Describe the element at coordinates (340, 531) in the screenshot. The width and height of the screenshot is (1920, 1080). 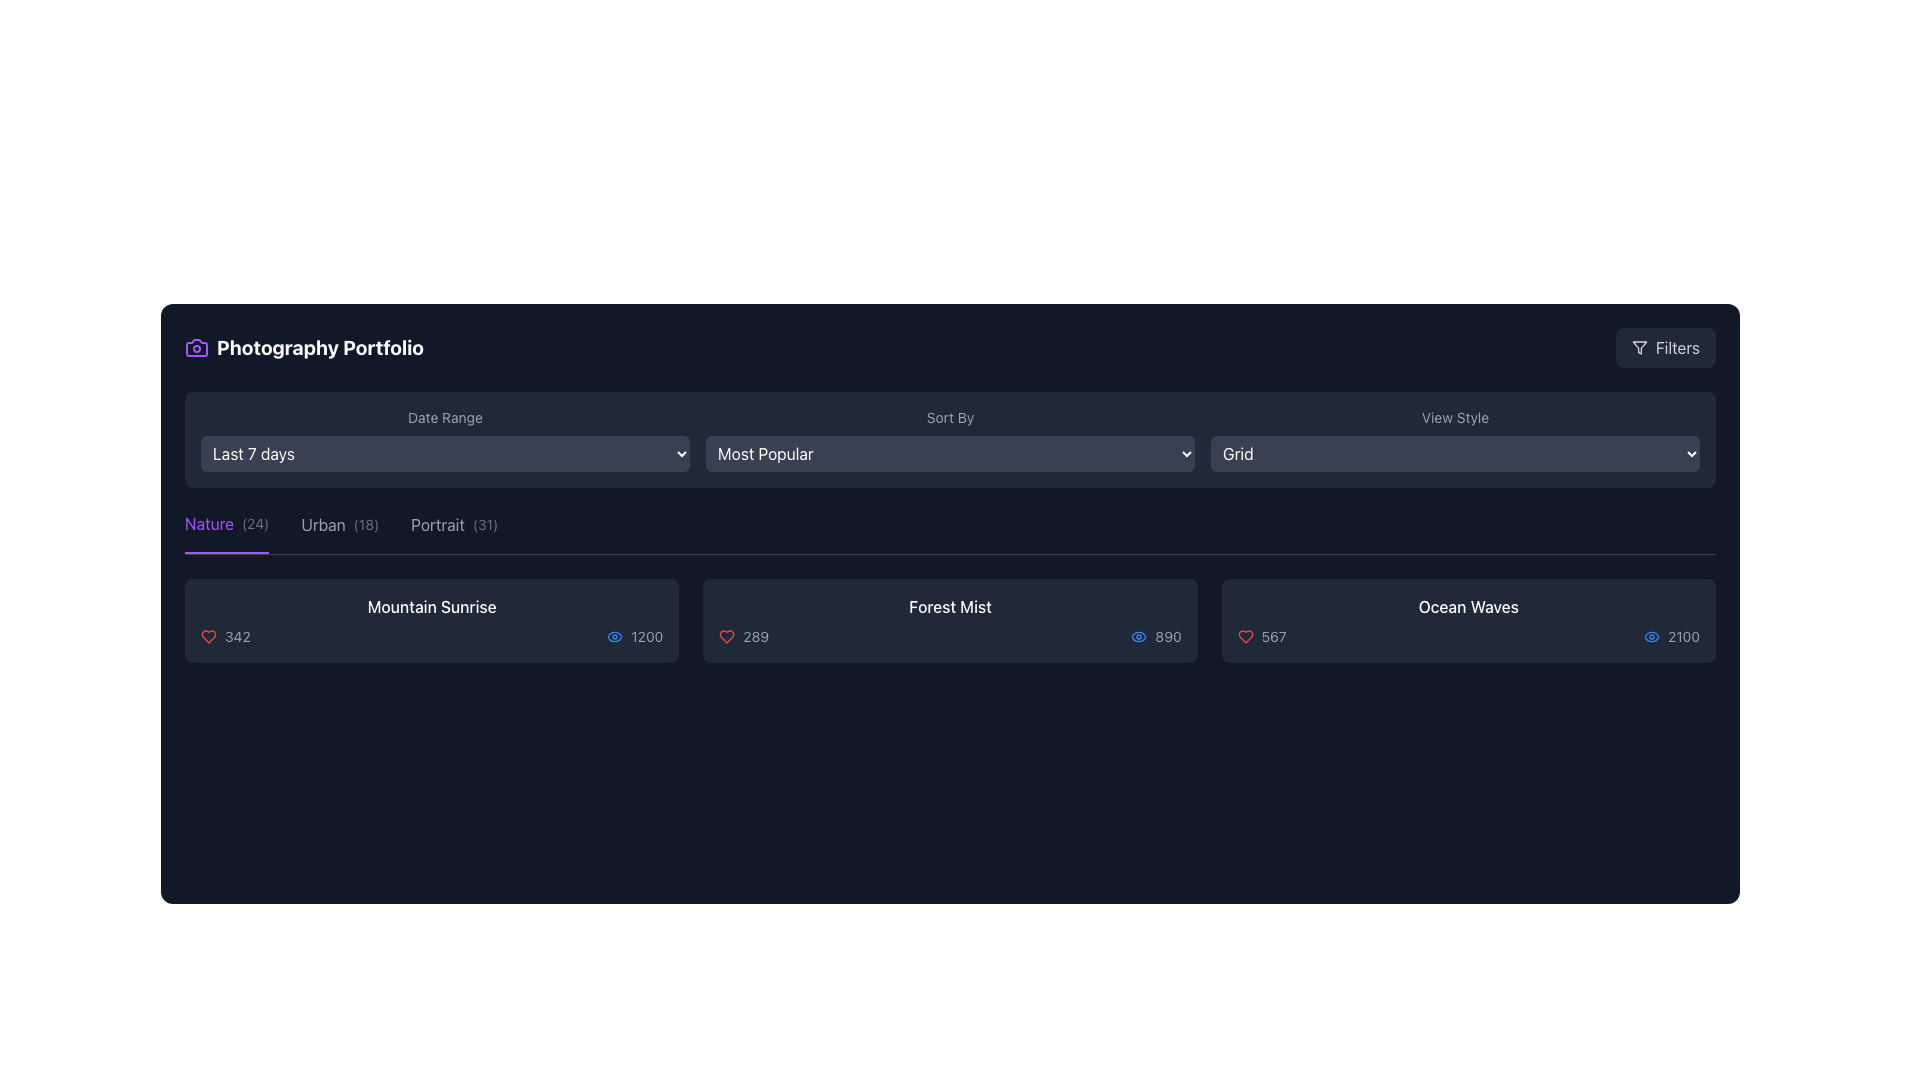
I see `the button labeled 'Urban(18)' to filter by the Urban category. This button is the second in a horizontal list of three tabs located below a dark blue navigation bar` at that location.